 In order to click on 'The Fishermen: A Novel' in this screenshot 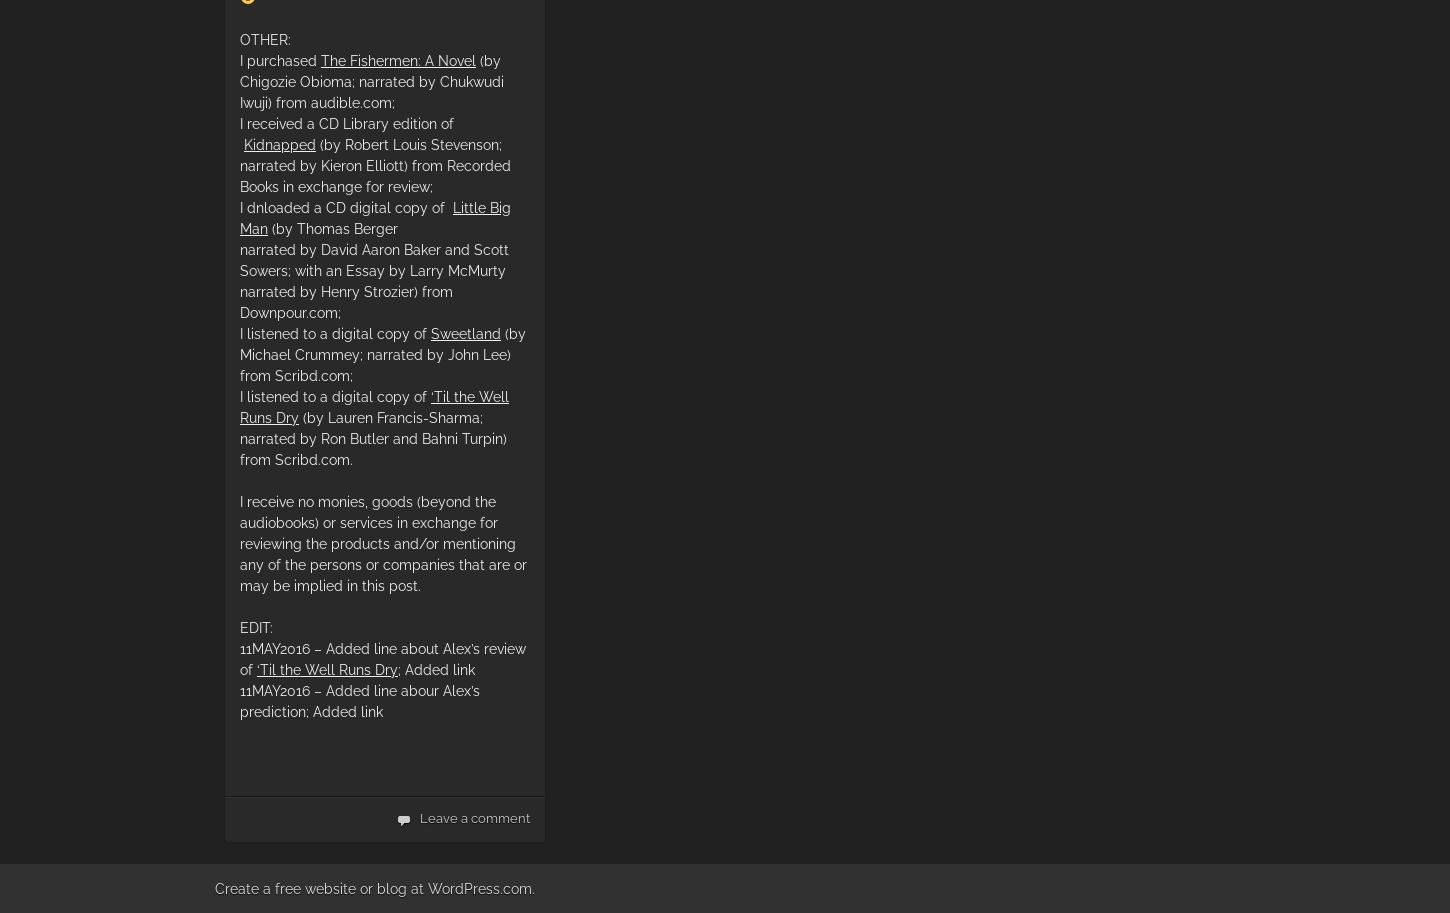, I will do `click(321, 59)`.